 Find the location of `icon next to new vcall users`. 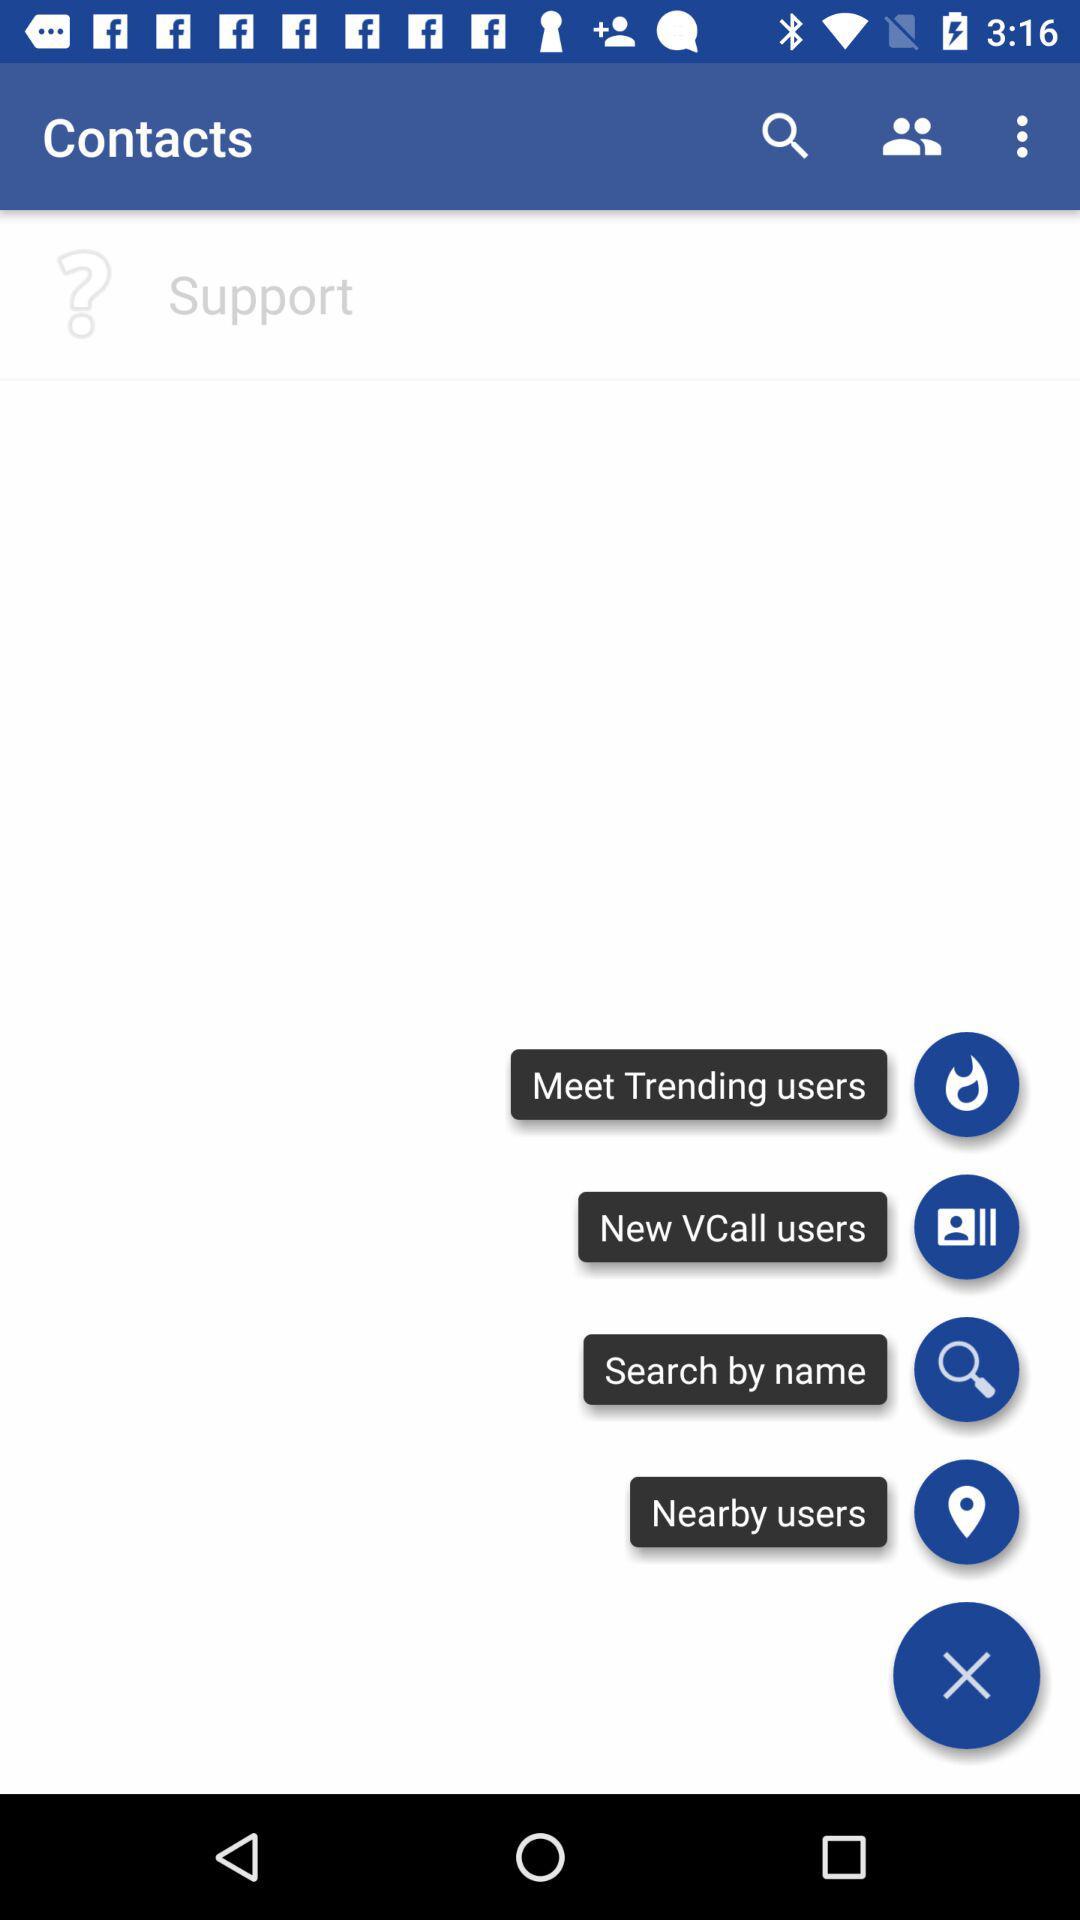

icon next to new vcall users is located at coordinates (965, 1368).